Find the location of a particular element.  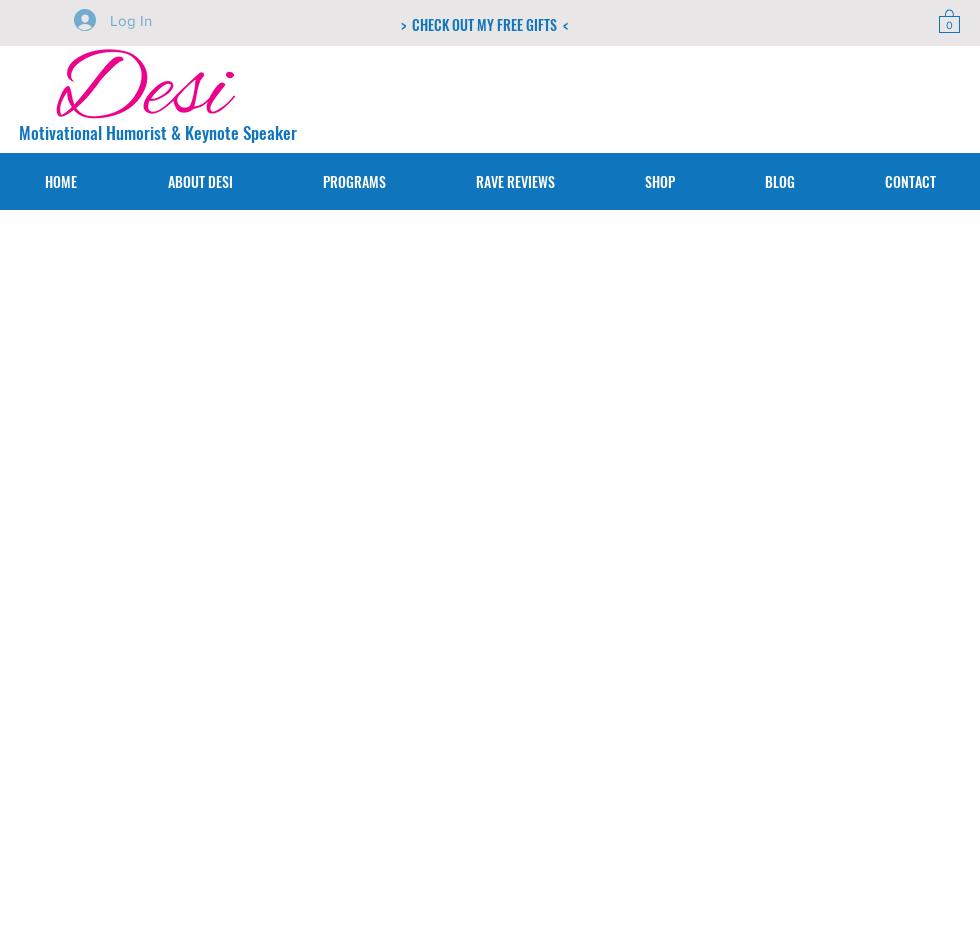

'SHOP' is located at coordinates (658, 180).